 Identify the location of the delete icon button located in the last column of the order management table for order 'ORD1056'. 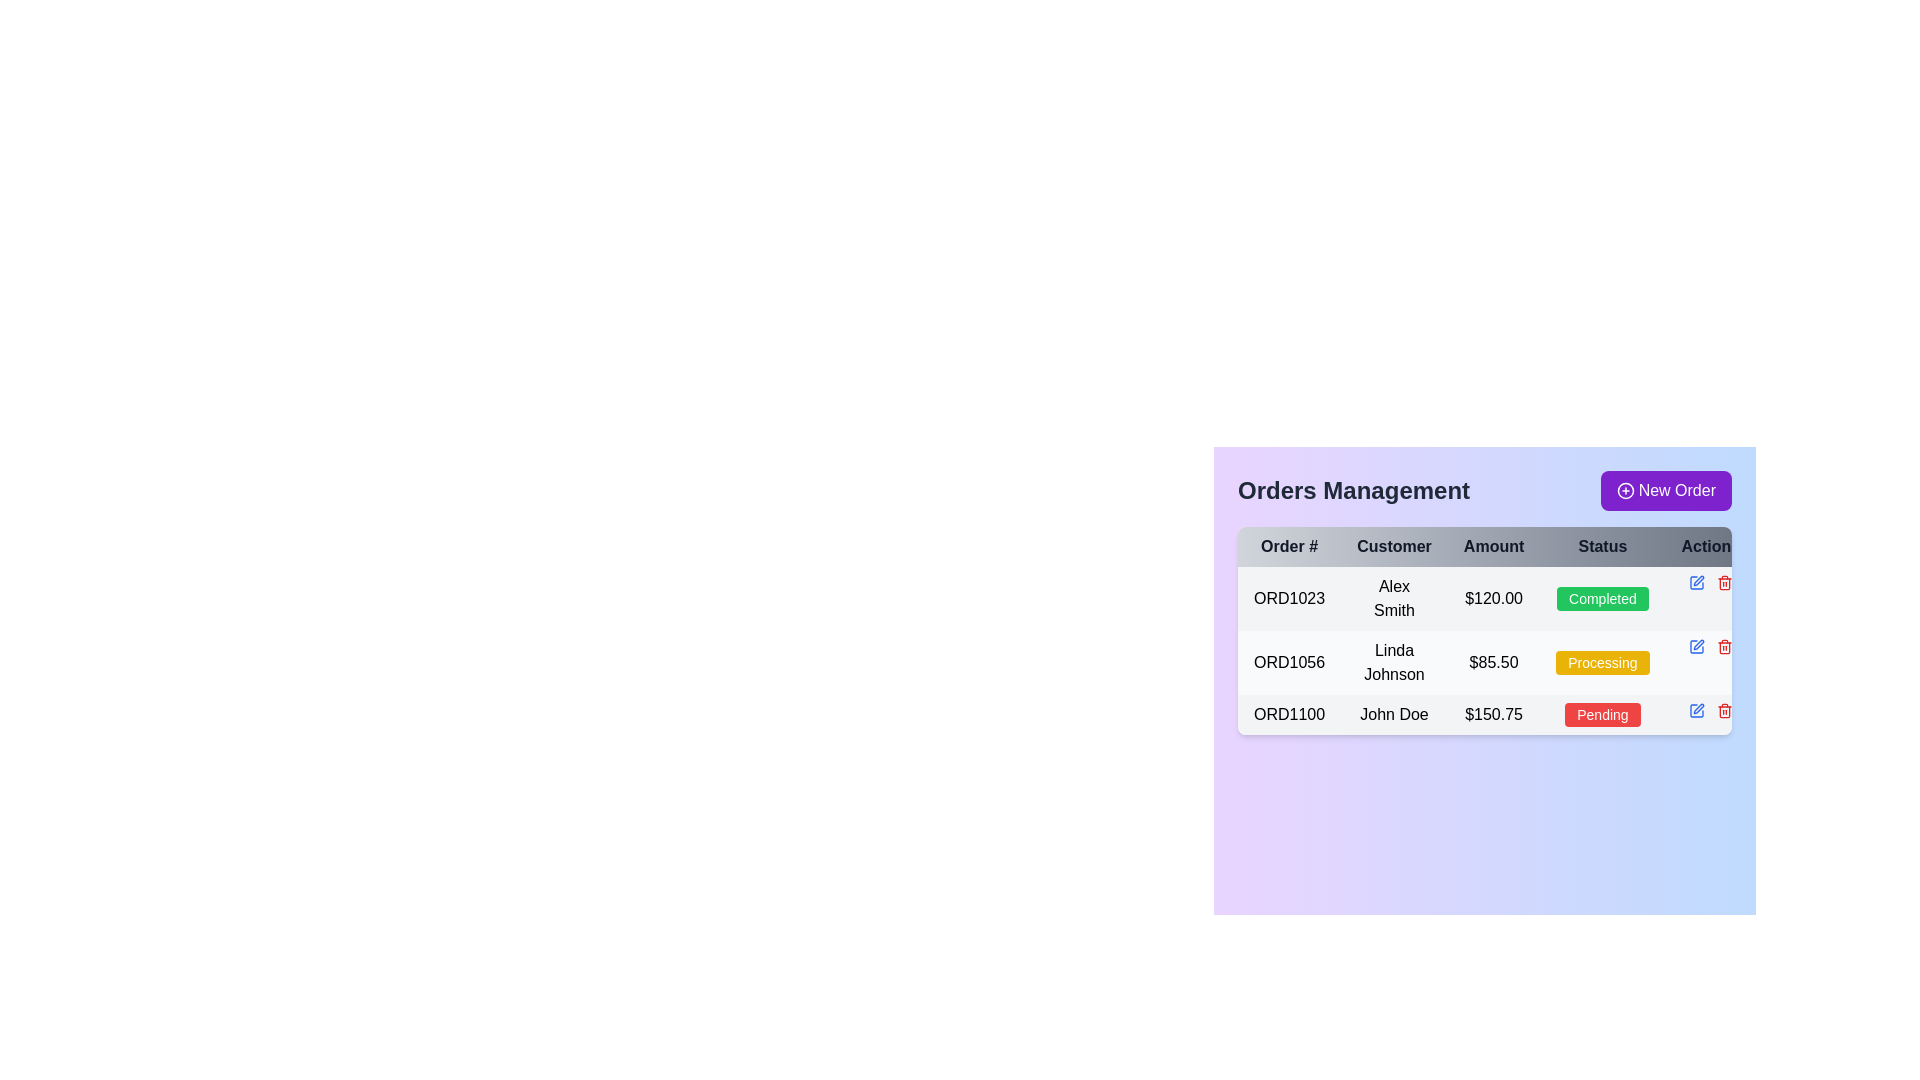
(1723, 647).